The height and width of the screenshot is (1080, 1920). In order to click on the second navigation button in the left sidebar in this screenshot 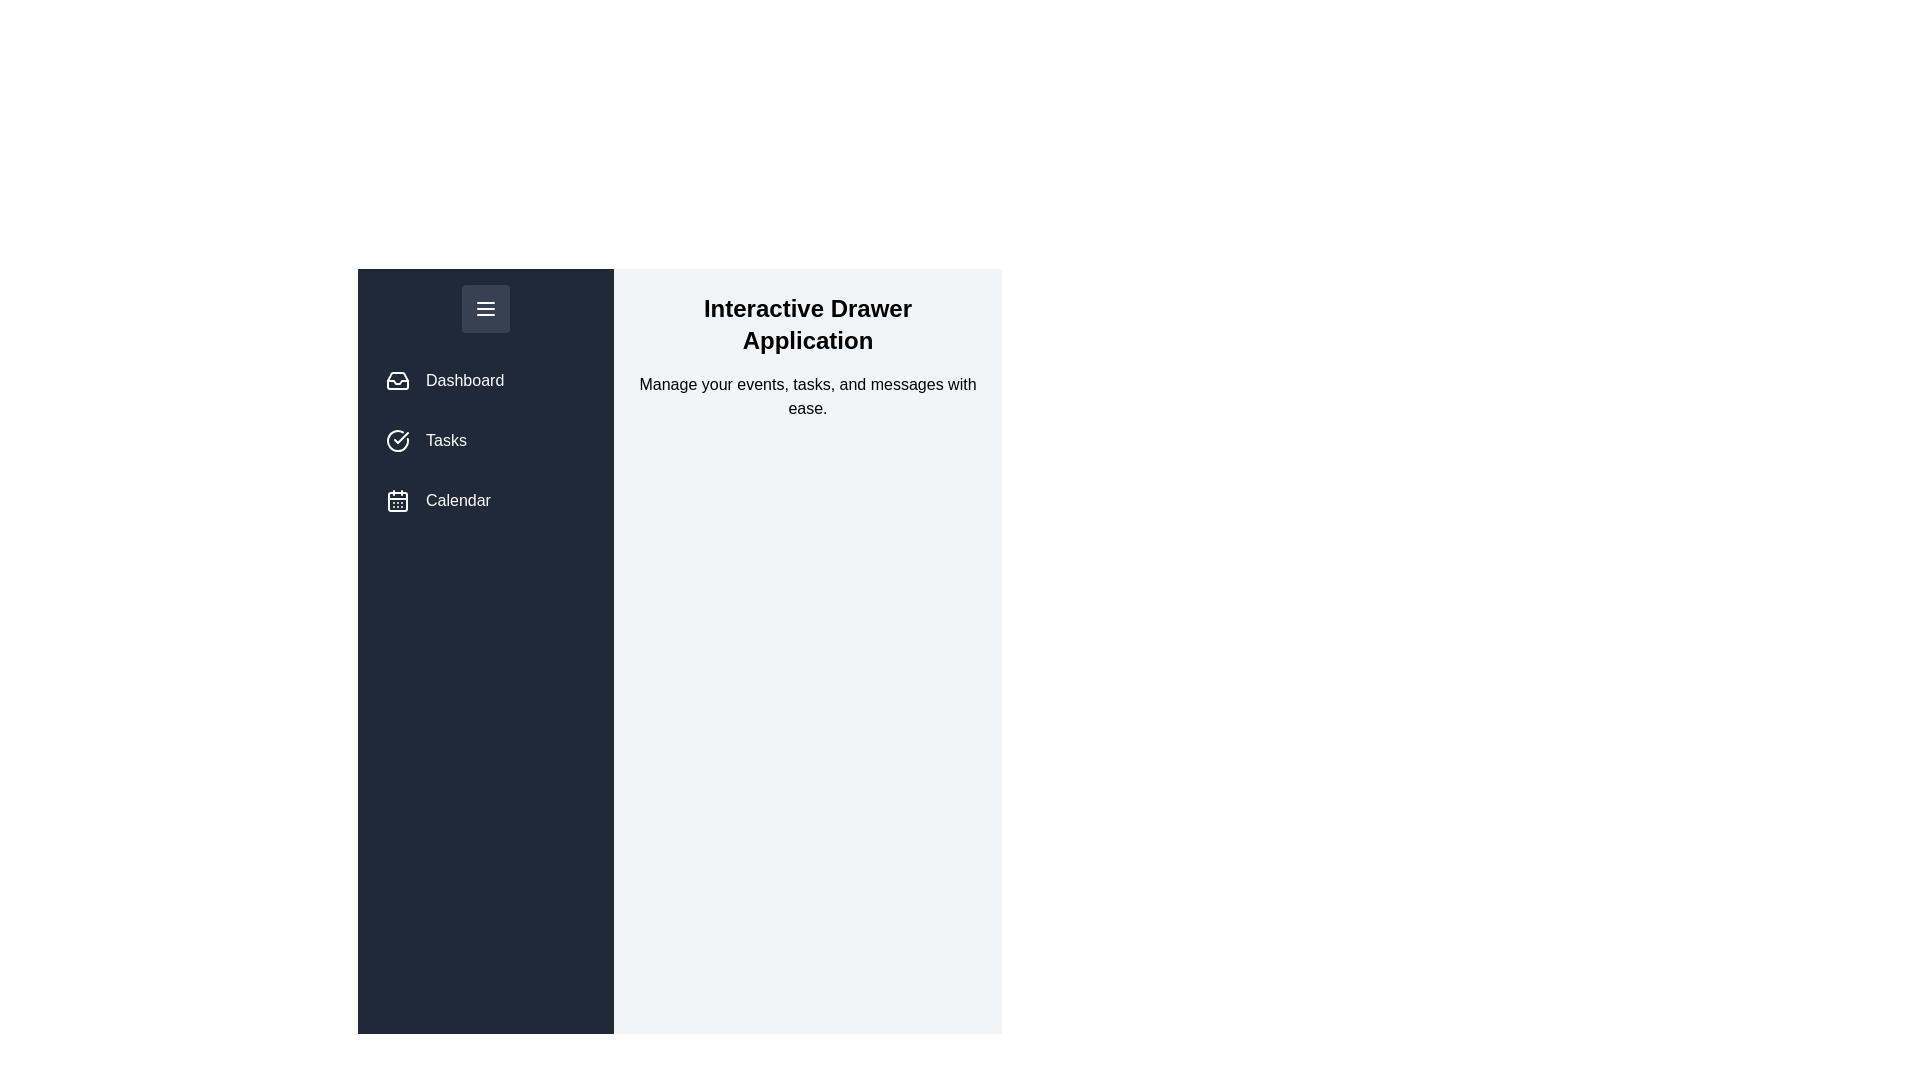, I will do `click(485, 439)`.